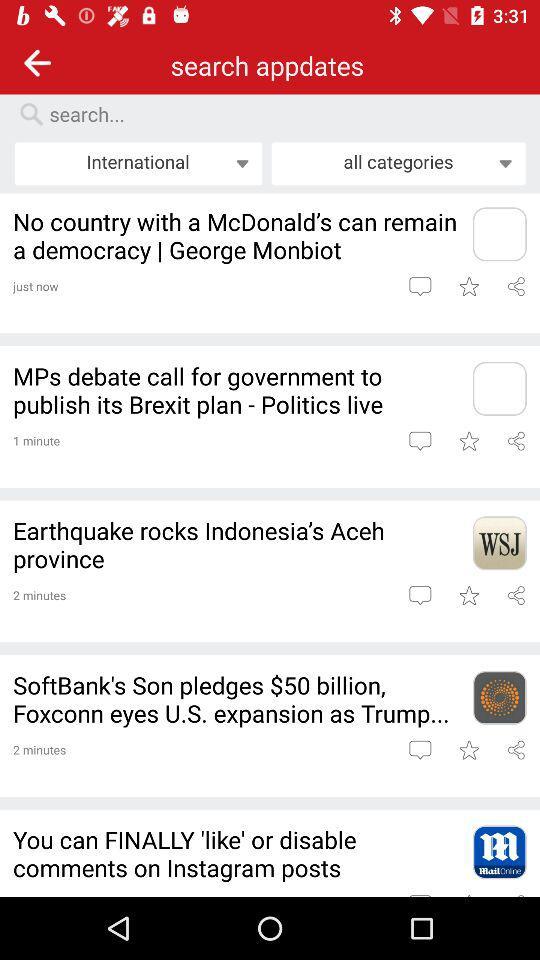  What do you see at coordinates (468, 285) in the screenshot?
I see `article` at bounding box center [468, 285].